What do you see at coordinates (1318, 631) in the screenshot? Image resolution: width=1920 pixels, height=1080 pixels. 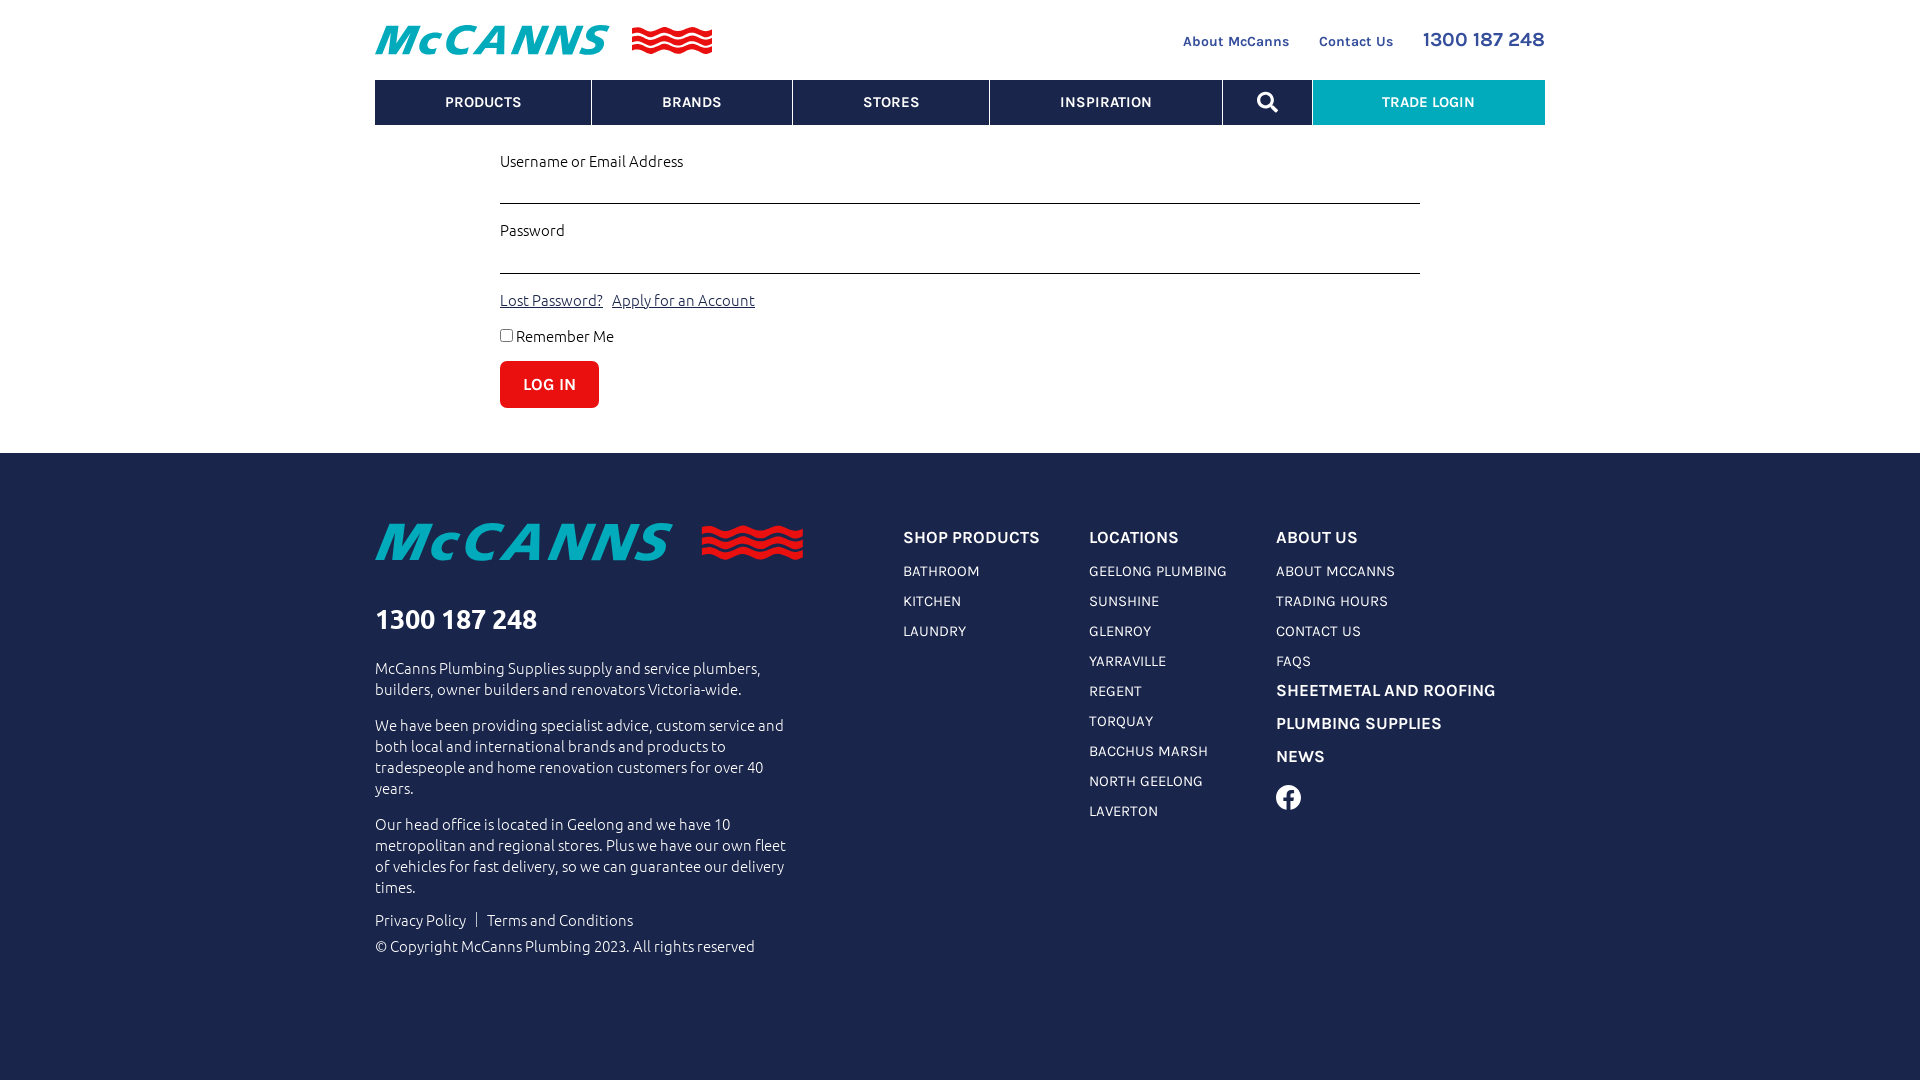 I see `'CONTACT US'` at bounding box center [1318, 631].